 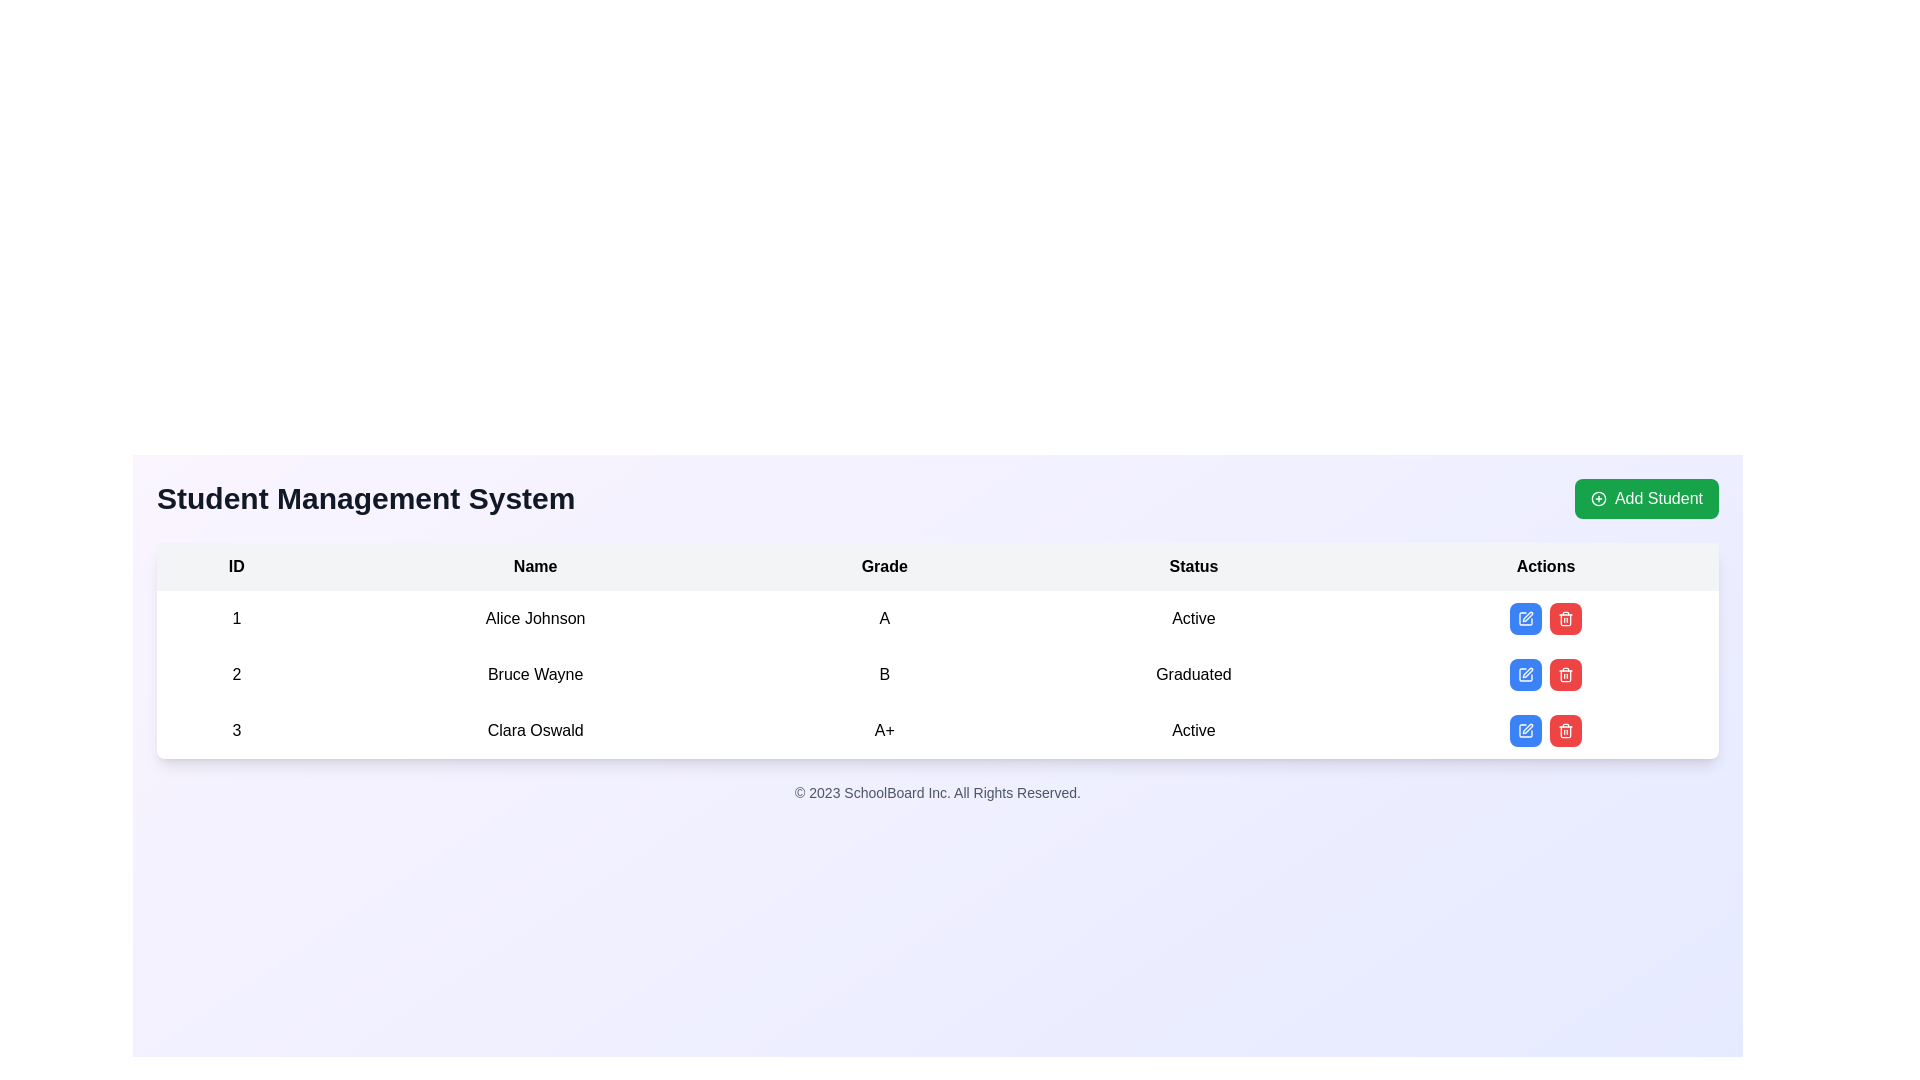 I want to click on the delete icon in the Actions column for Bruce Wayne, so click(x=1564, y=675).